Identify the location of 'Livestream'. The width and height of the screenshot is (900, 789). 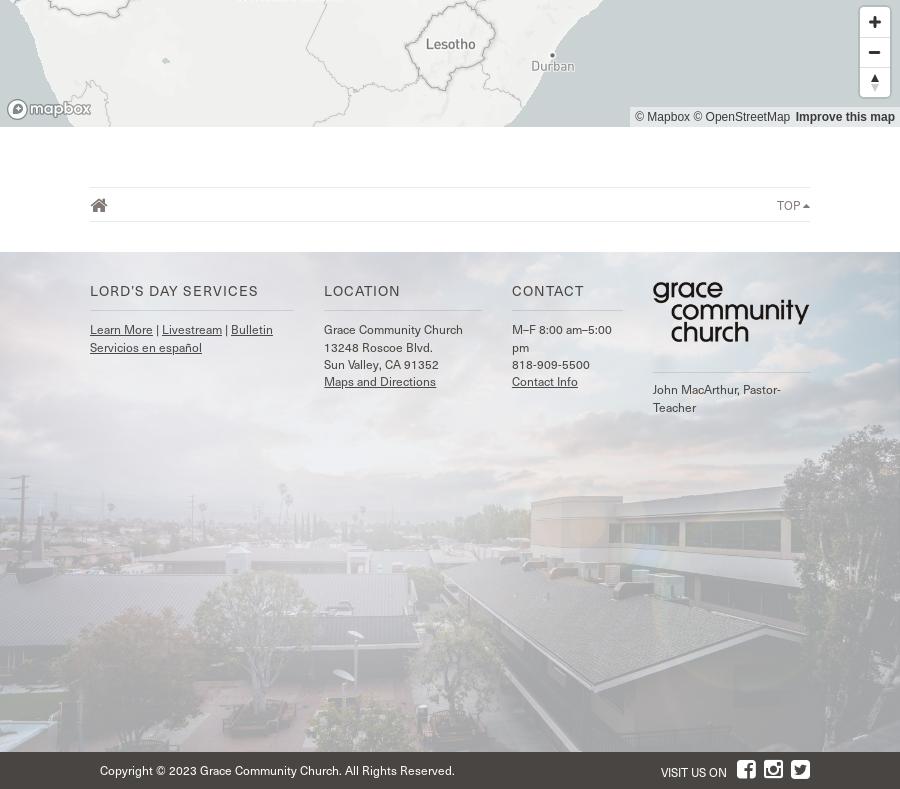
(191, 328).